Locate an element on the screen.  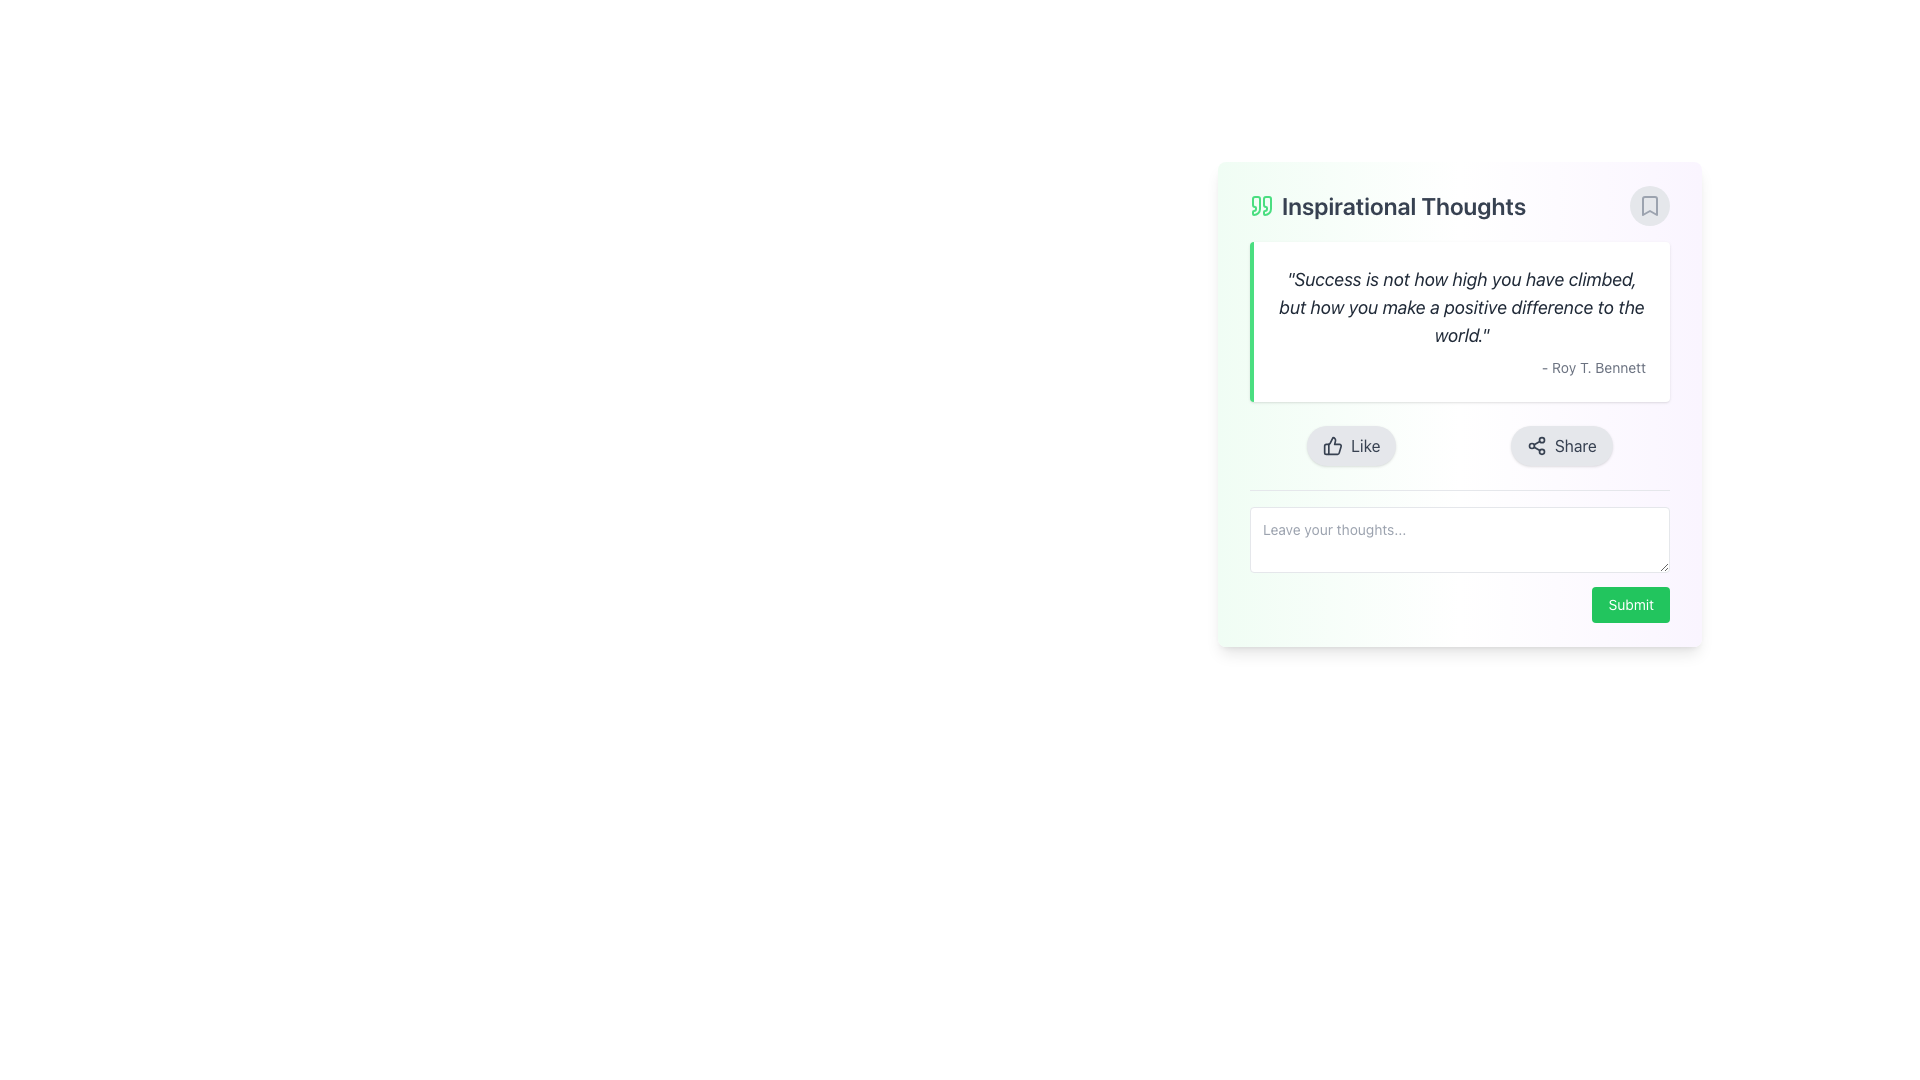
the bookmark icon located at the far right of the title 'Inspirational Thoughts' is located at coordinates (1650, 205).